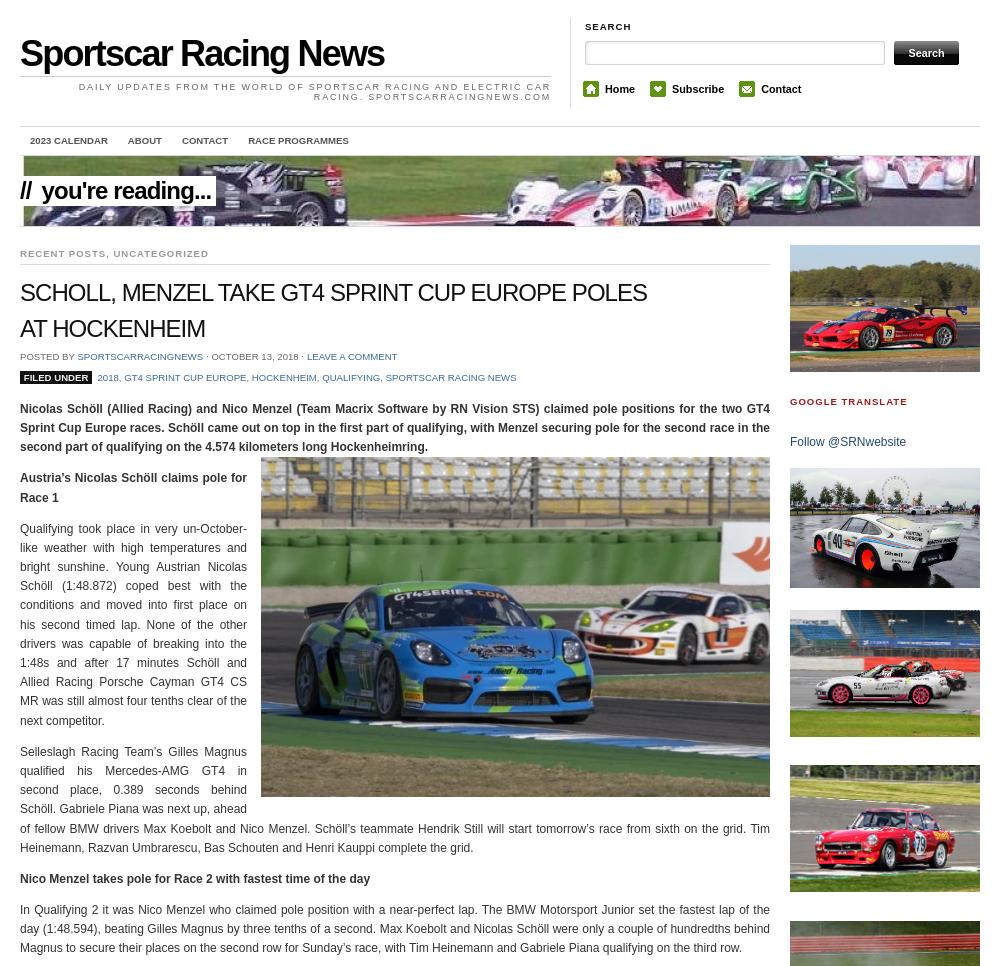  Describe the element at coordinates (20, 426) in the screenshot. I see `'Nicolas Schöll (Allied Racing) and Nico Menzel (Team Macrix Software by RN Vision STS) claimed pole positions for the two GT4 Sprint Cup Europe races. Schöll came out on top in the first part of qualifying, with Menzel securing pole for the second race in the second part of qualifying on the 4.574 kilometers long Hockenheimring.'` at that location.